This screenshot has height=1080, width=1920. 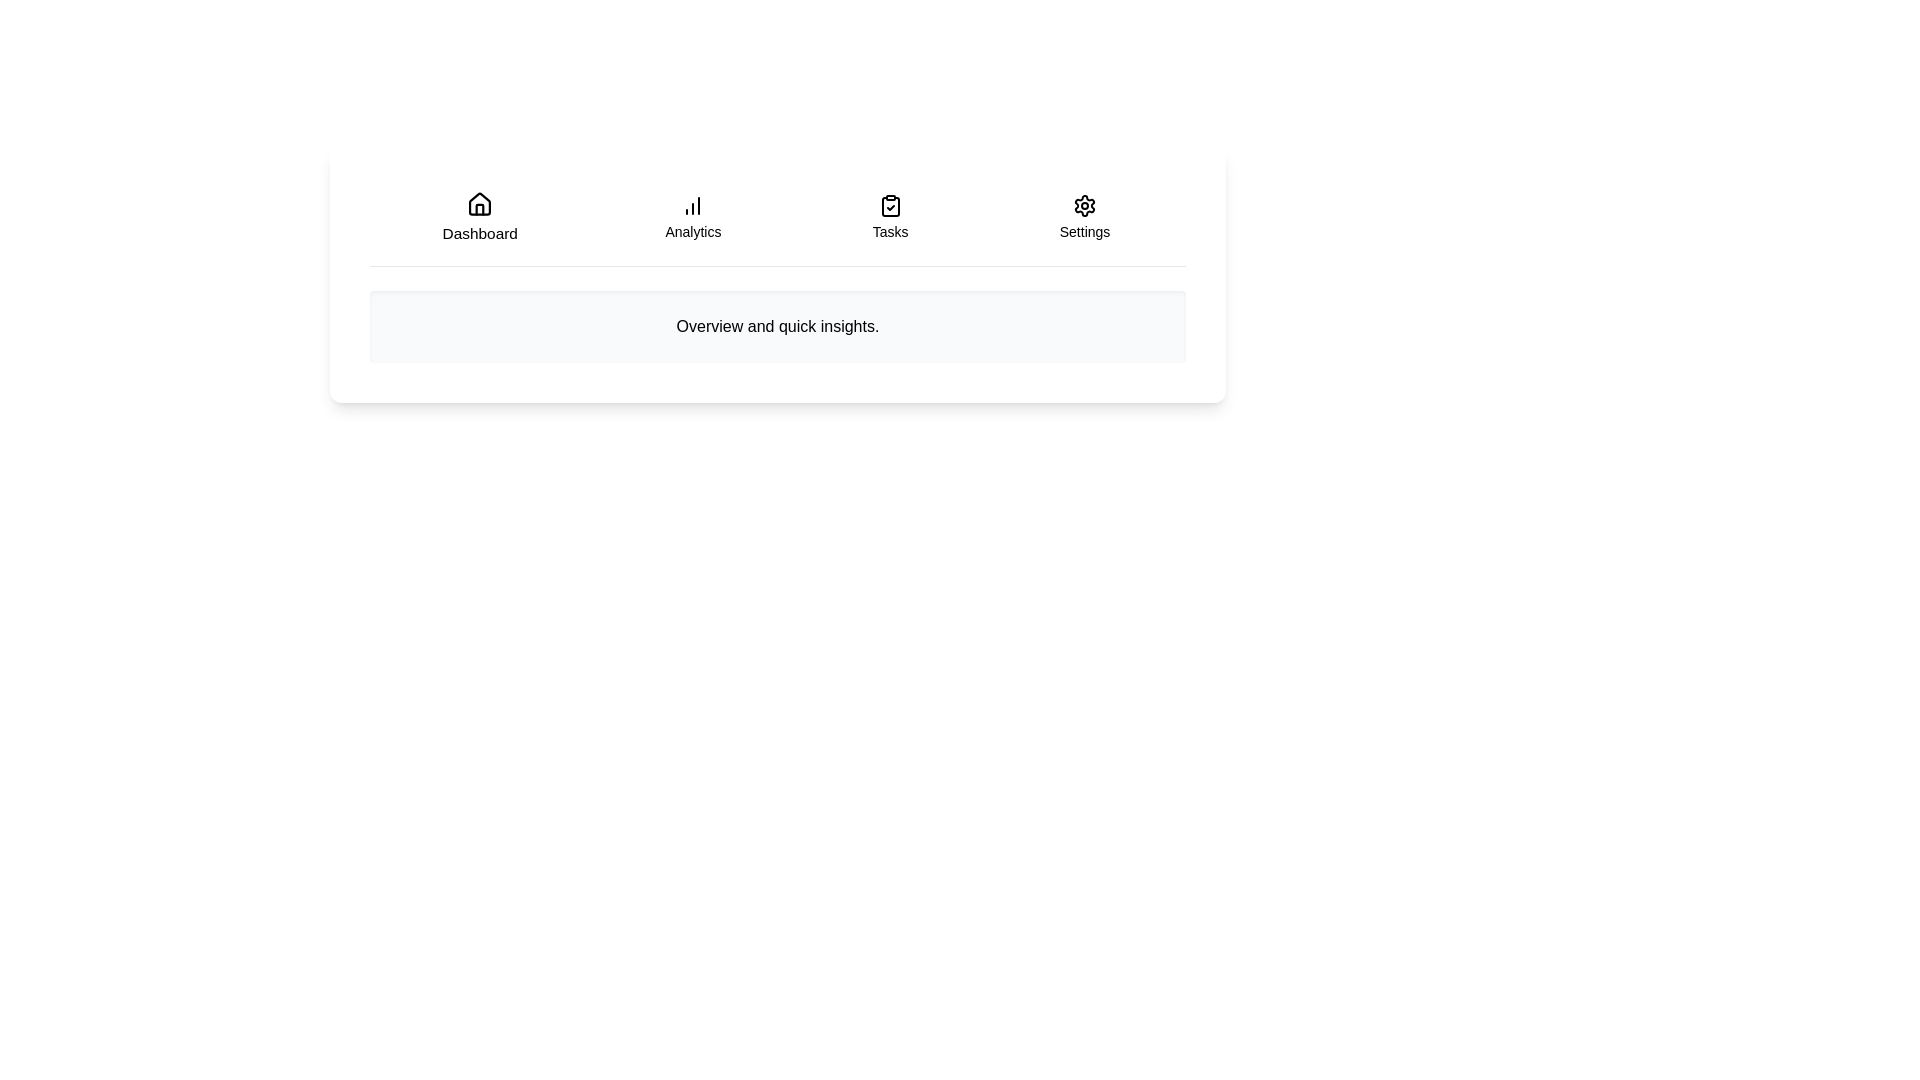 What do you see at coordinates (1083, 230) in the screenshot?
I see `the 'Settings' text label located in the navigation toolbar` at bounding box center [1083, 230].